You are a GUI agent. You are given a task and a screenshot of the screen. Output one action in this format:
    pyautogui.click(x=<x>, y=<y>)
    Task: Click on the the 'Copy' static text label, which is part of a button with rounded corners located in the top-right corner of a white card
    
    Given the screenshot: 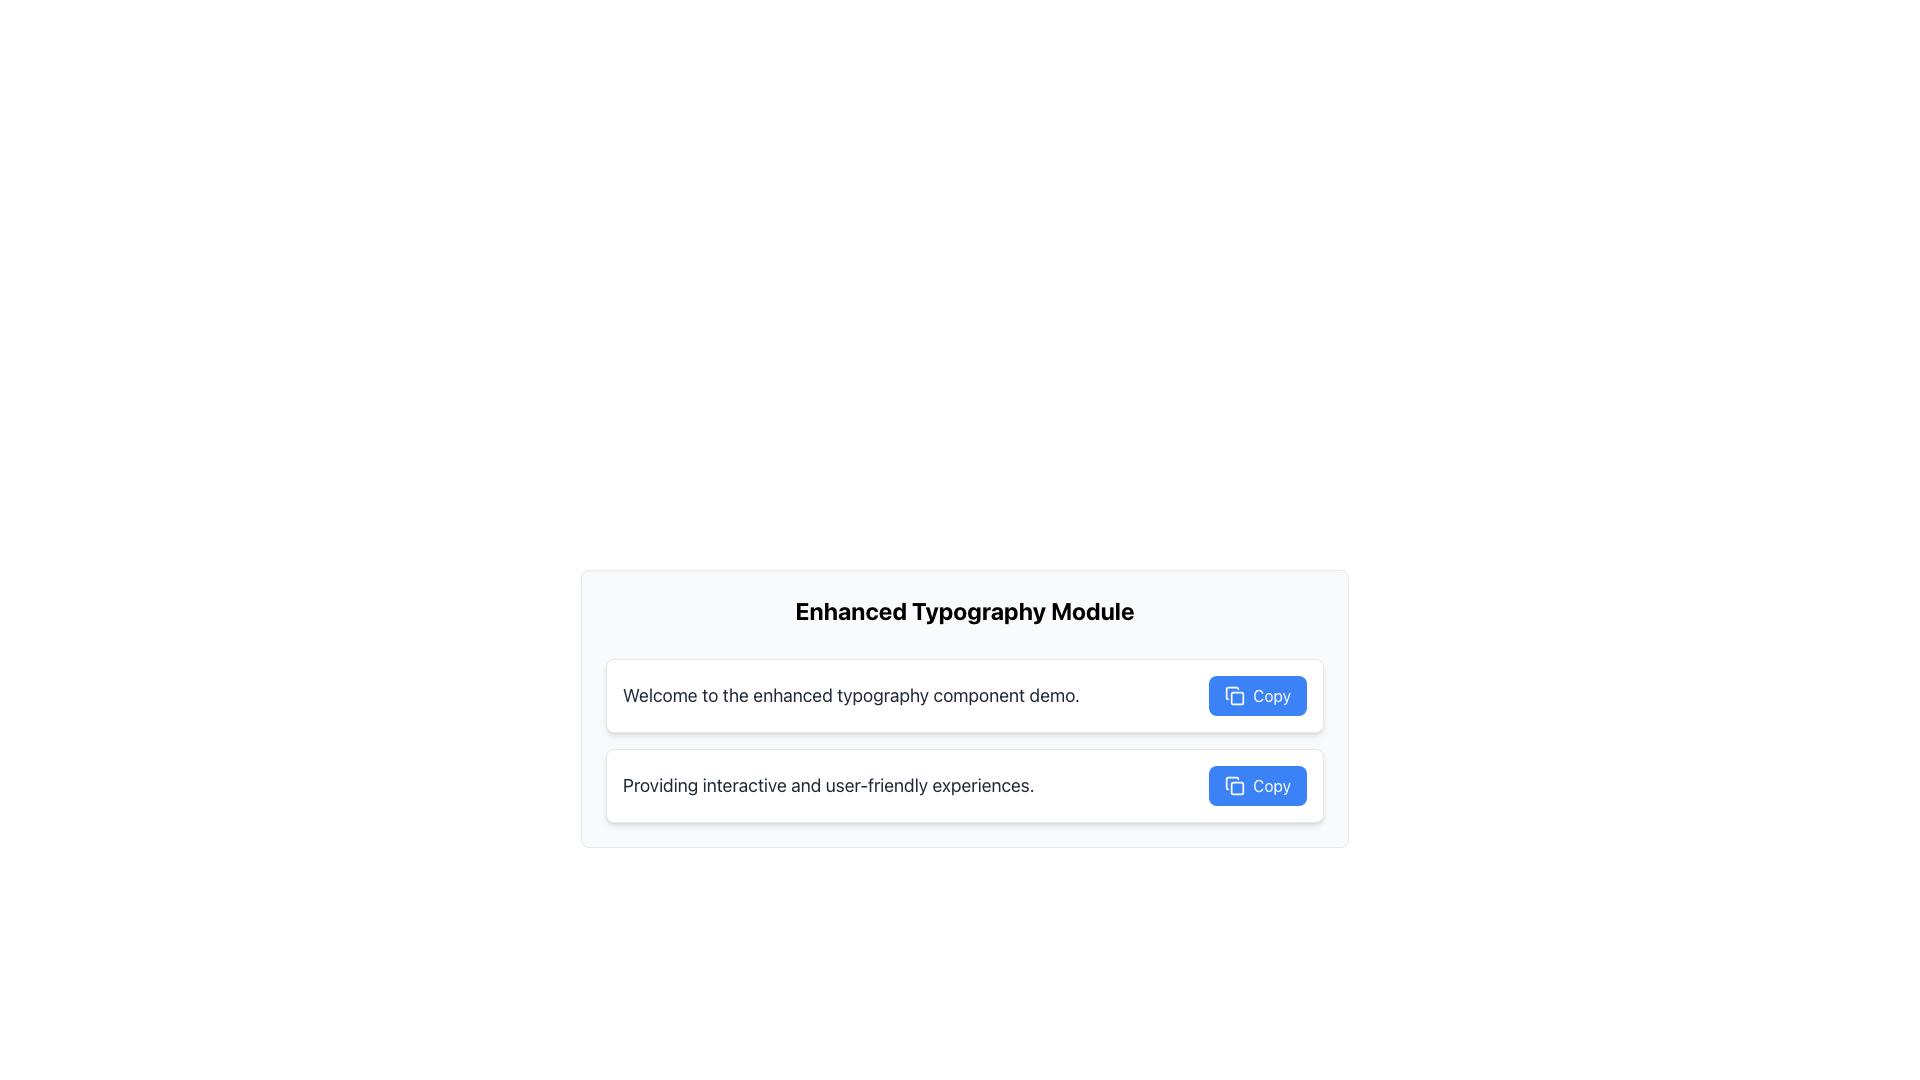 What is the action you would take?
    pyautogui.click(x=1271, y=694)
    